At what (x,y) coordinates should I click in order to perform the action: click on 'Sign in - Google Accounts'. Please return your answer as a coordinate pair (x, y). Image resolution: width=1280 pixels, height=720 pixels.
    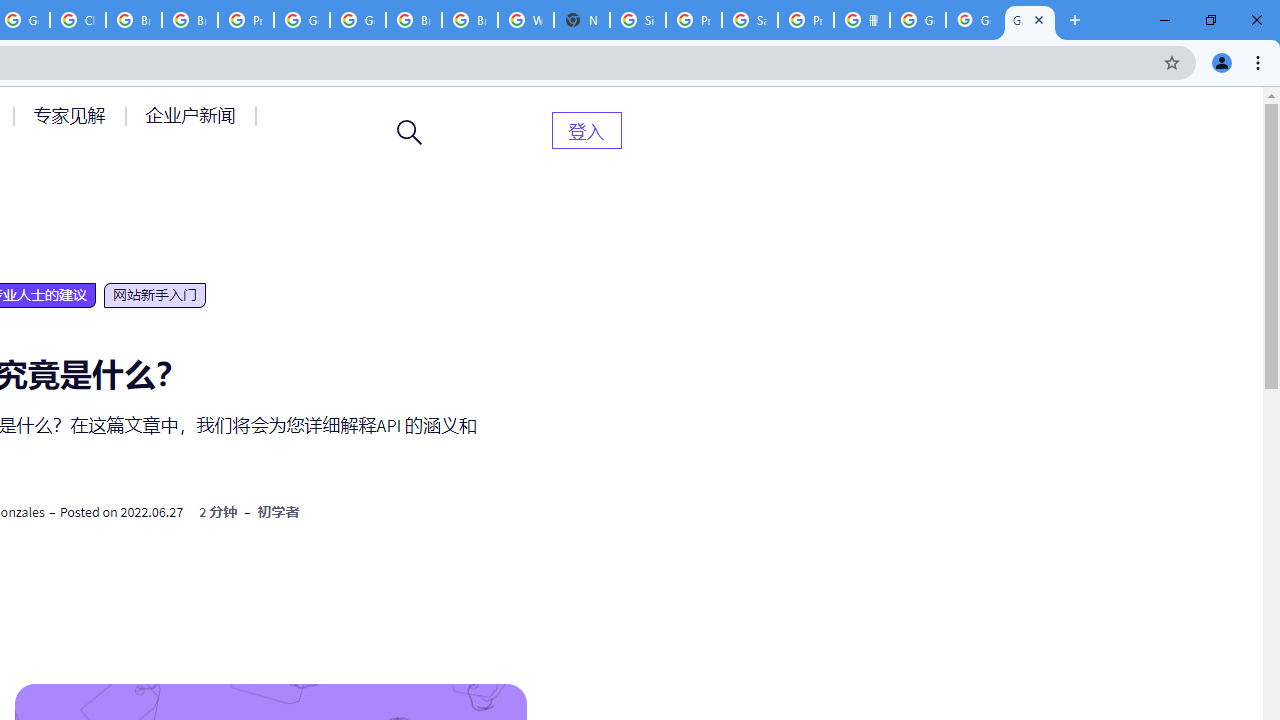
    Looking at the image, I should click on (637, 20).